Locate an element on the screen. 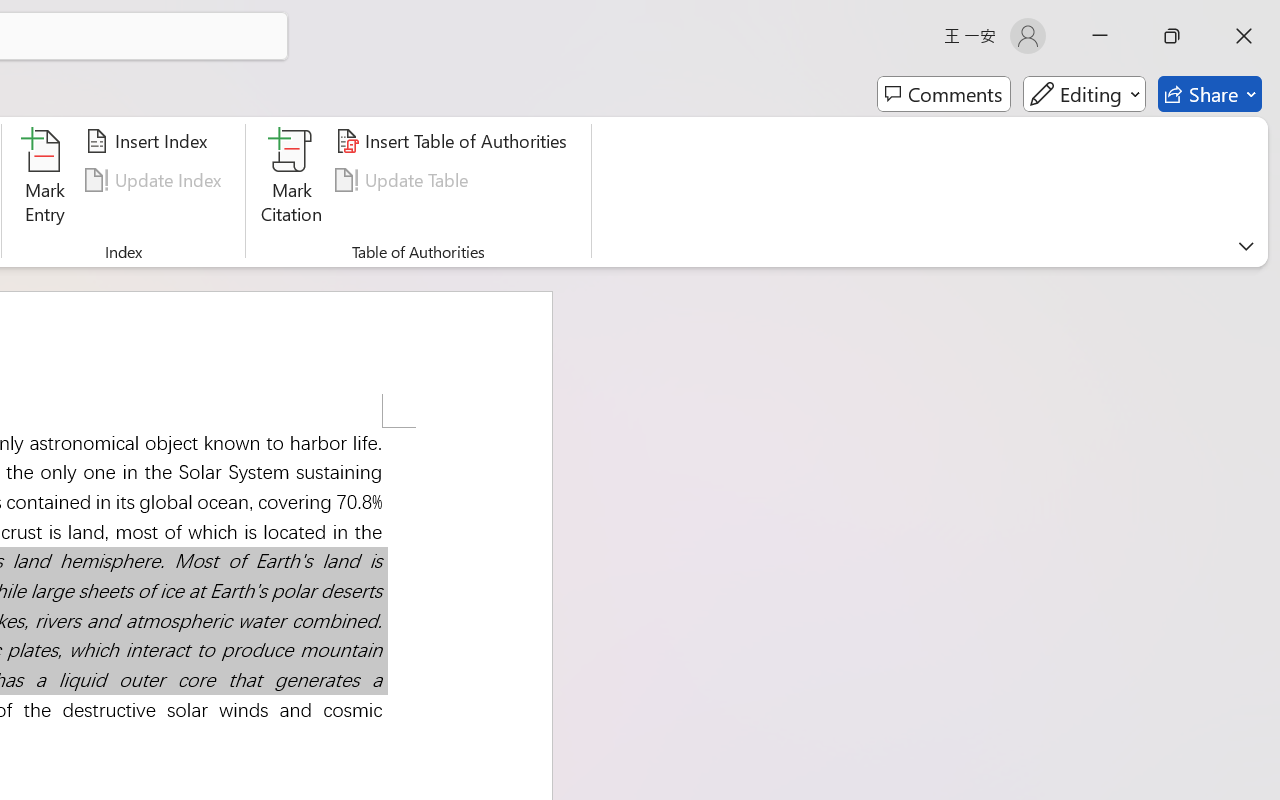 This screenshot has width=1280, height=800. 'Update Index' is located at coordinates (155, 179).